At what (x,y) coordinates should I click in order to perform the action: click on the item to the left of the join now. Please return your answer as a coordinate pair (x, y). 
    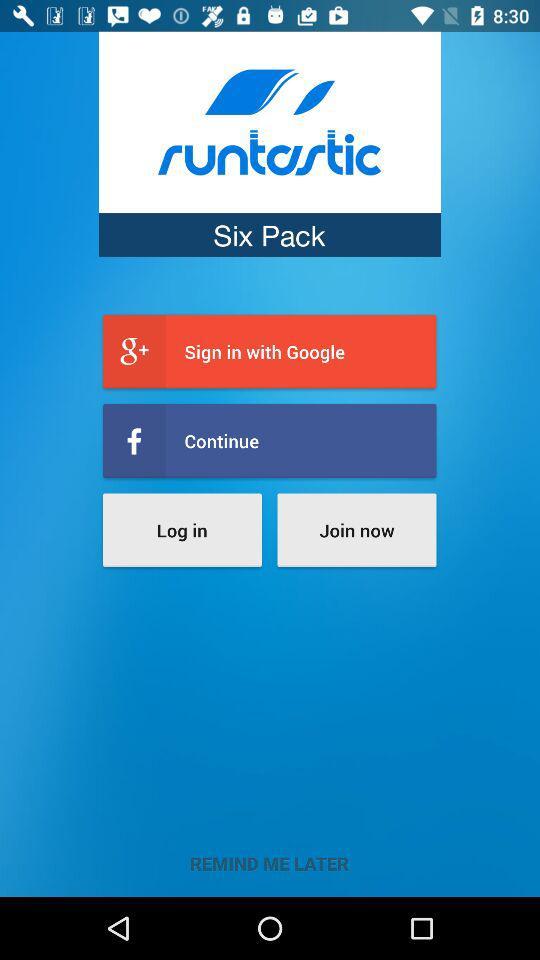
    Looking at the image, I should click on (182, 529).